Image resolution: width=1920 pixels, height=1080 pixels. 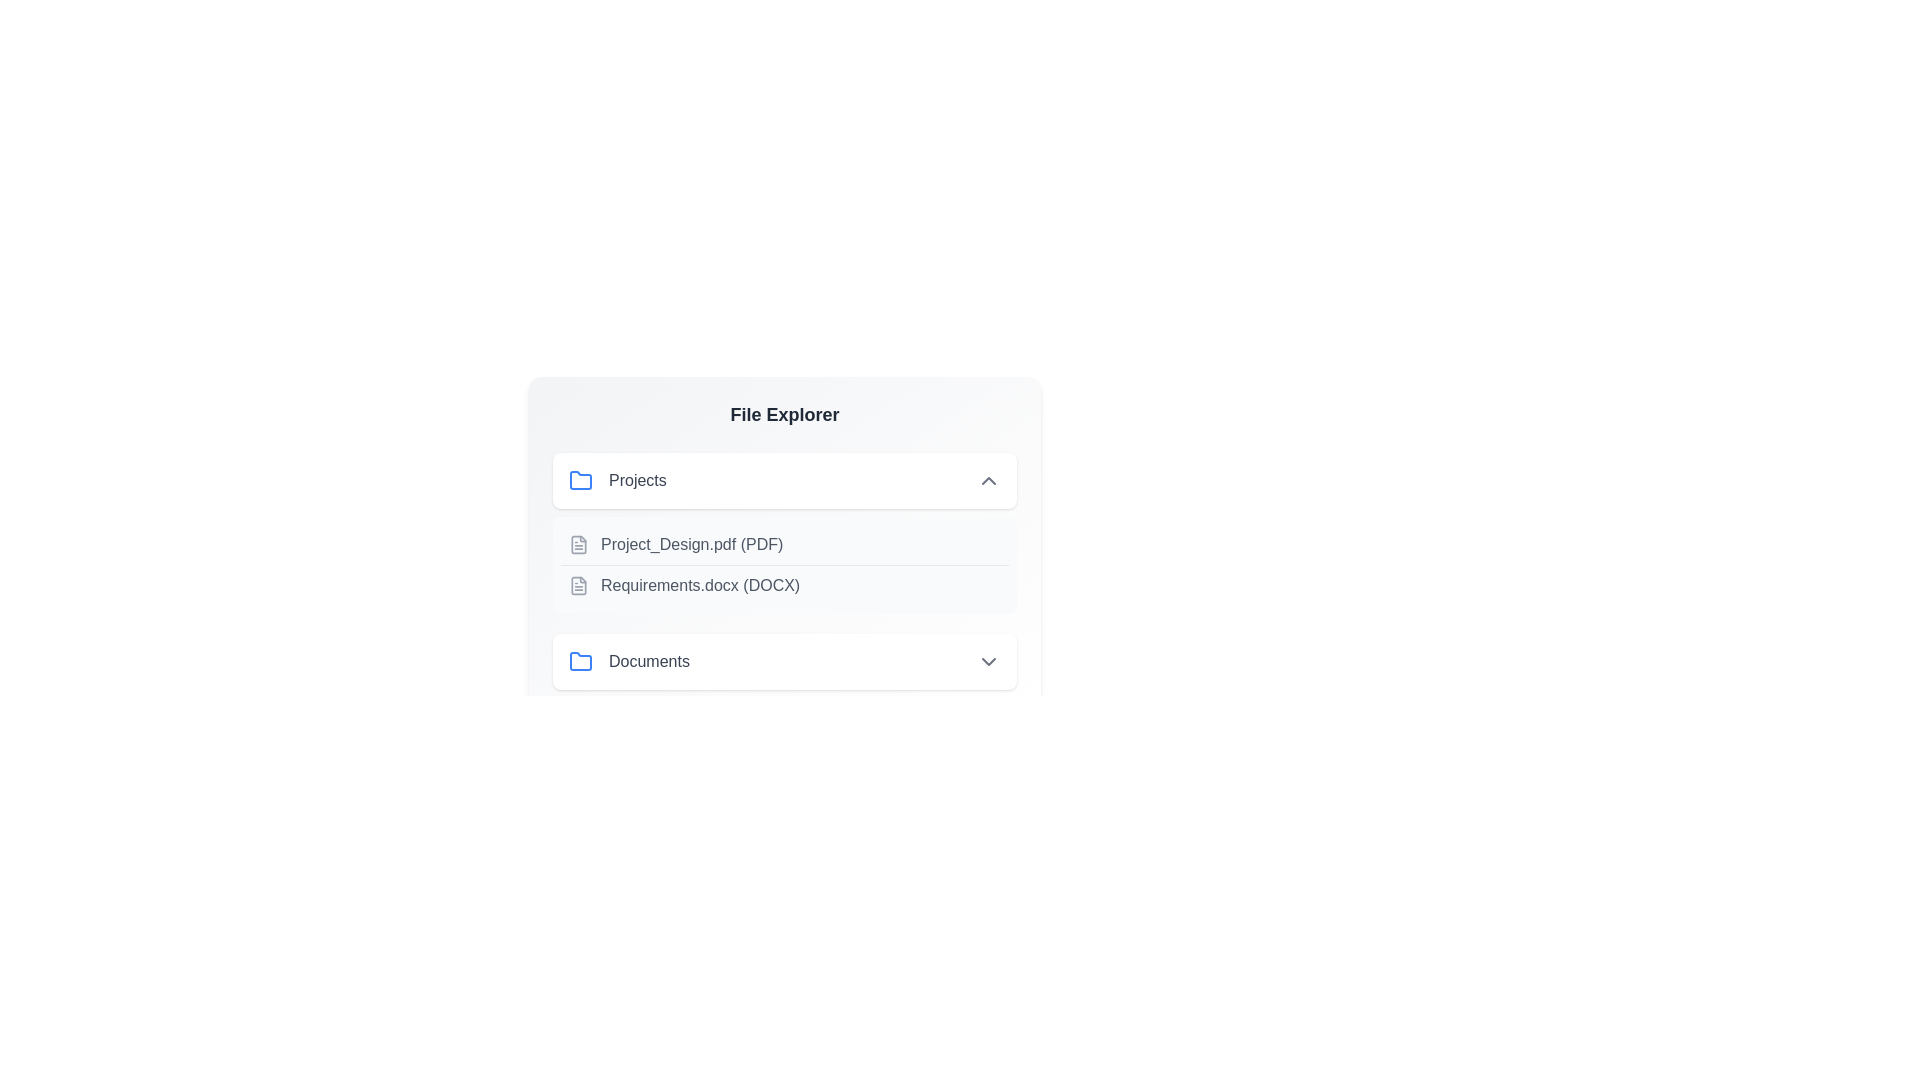 What do you see at coordinates (784, 544) in the screenshot?
I see `the file or directory identified by Project_Design.pdf` at bounding box center [784, 544].